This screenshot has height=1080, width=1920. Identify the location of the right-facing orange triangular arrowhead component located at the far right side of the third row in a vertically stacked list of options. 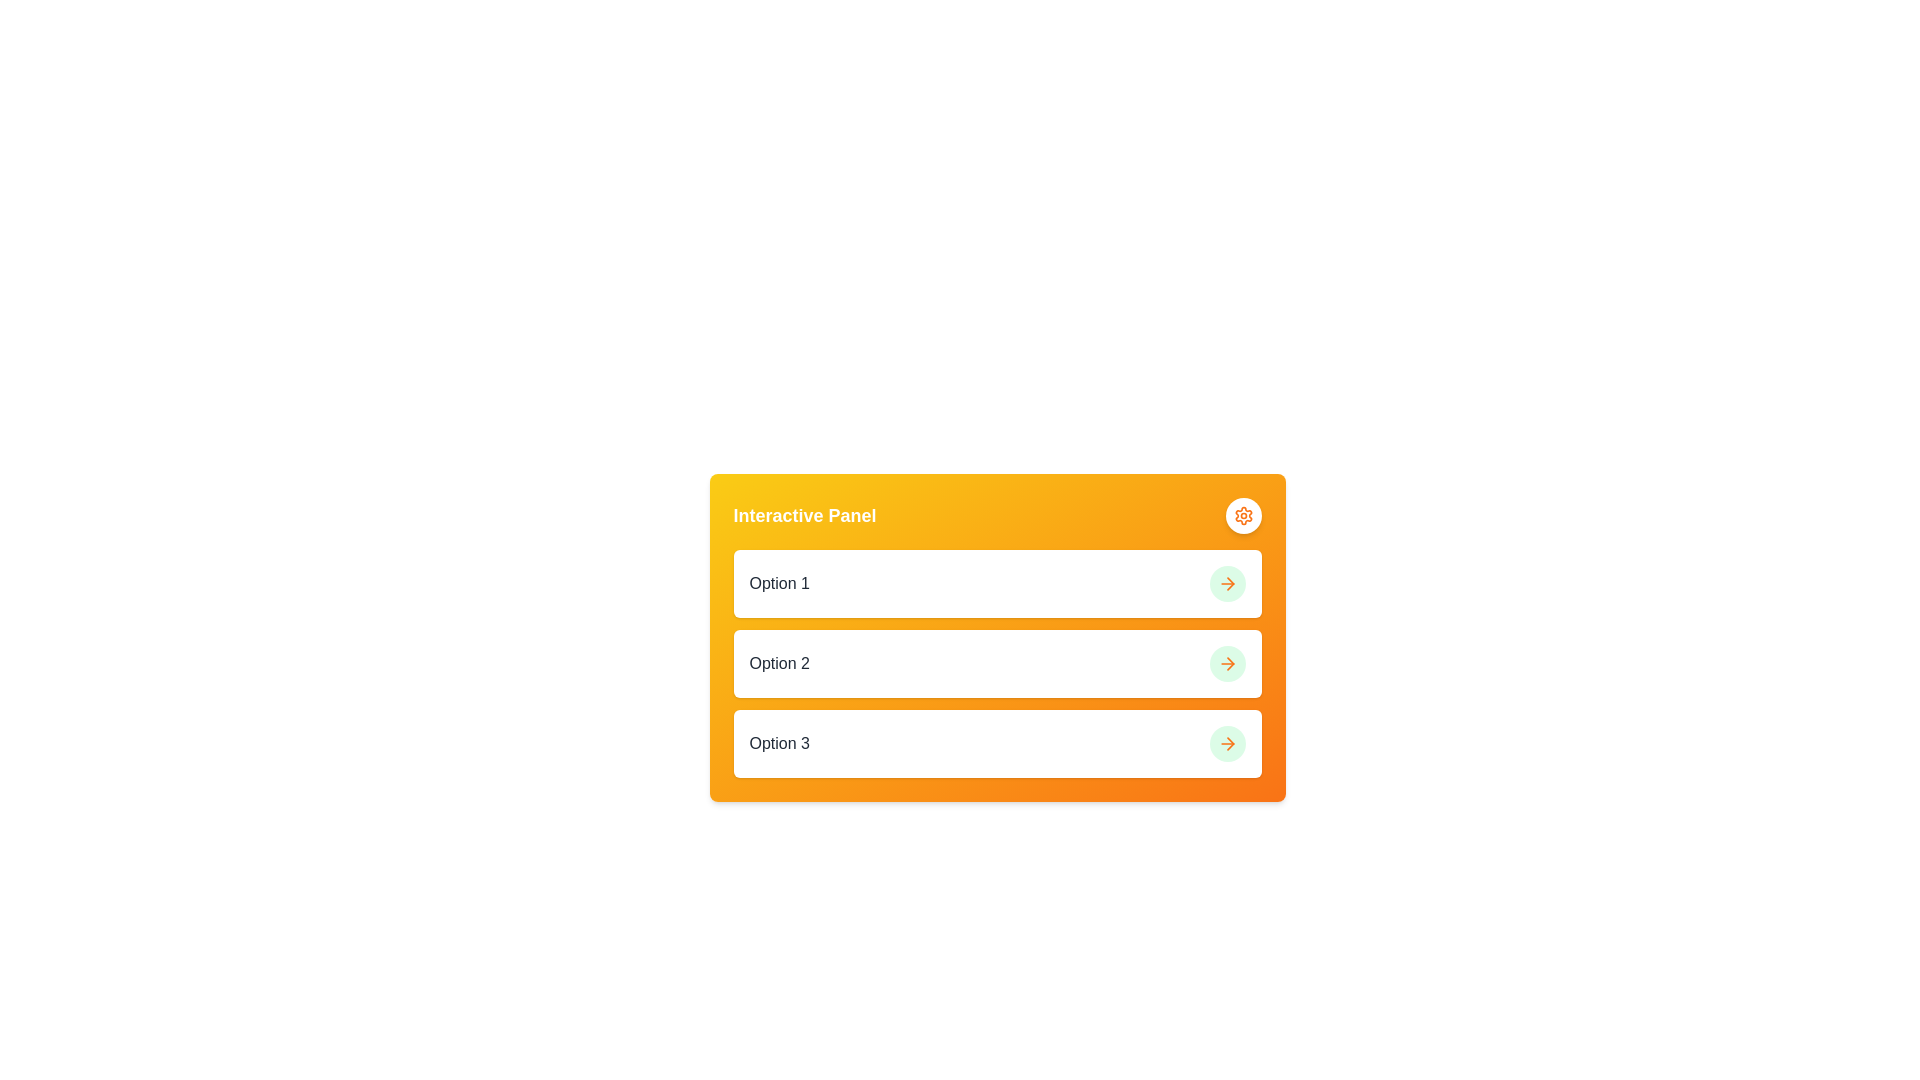
(1229, 744).